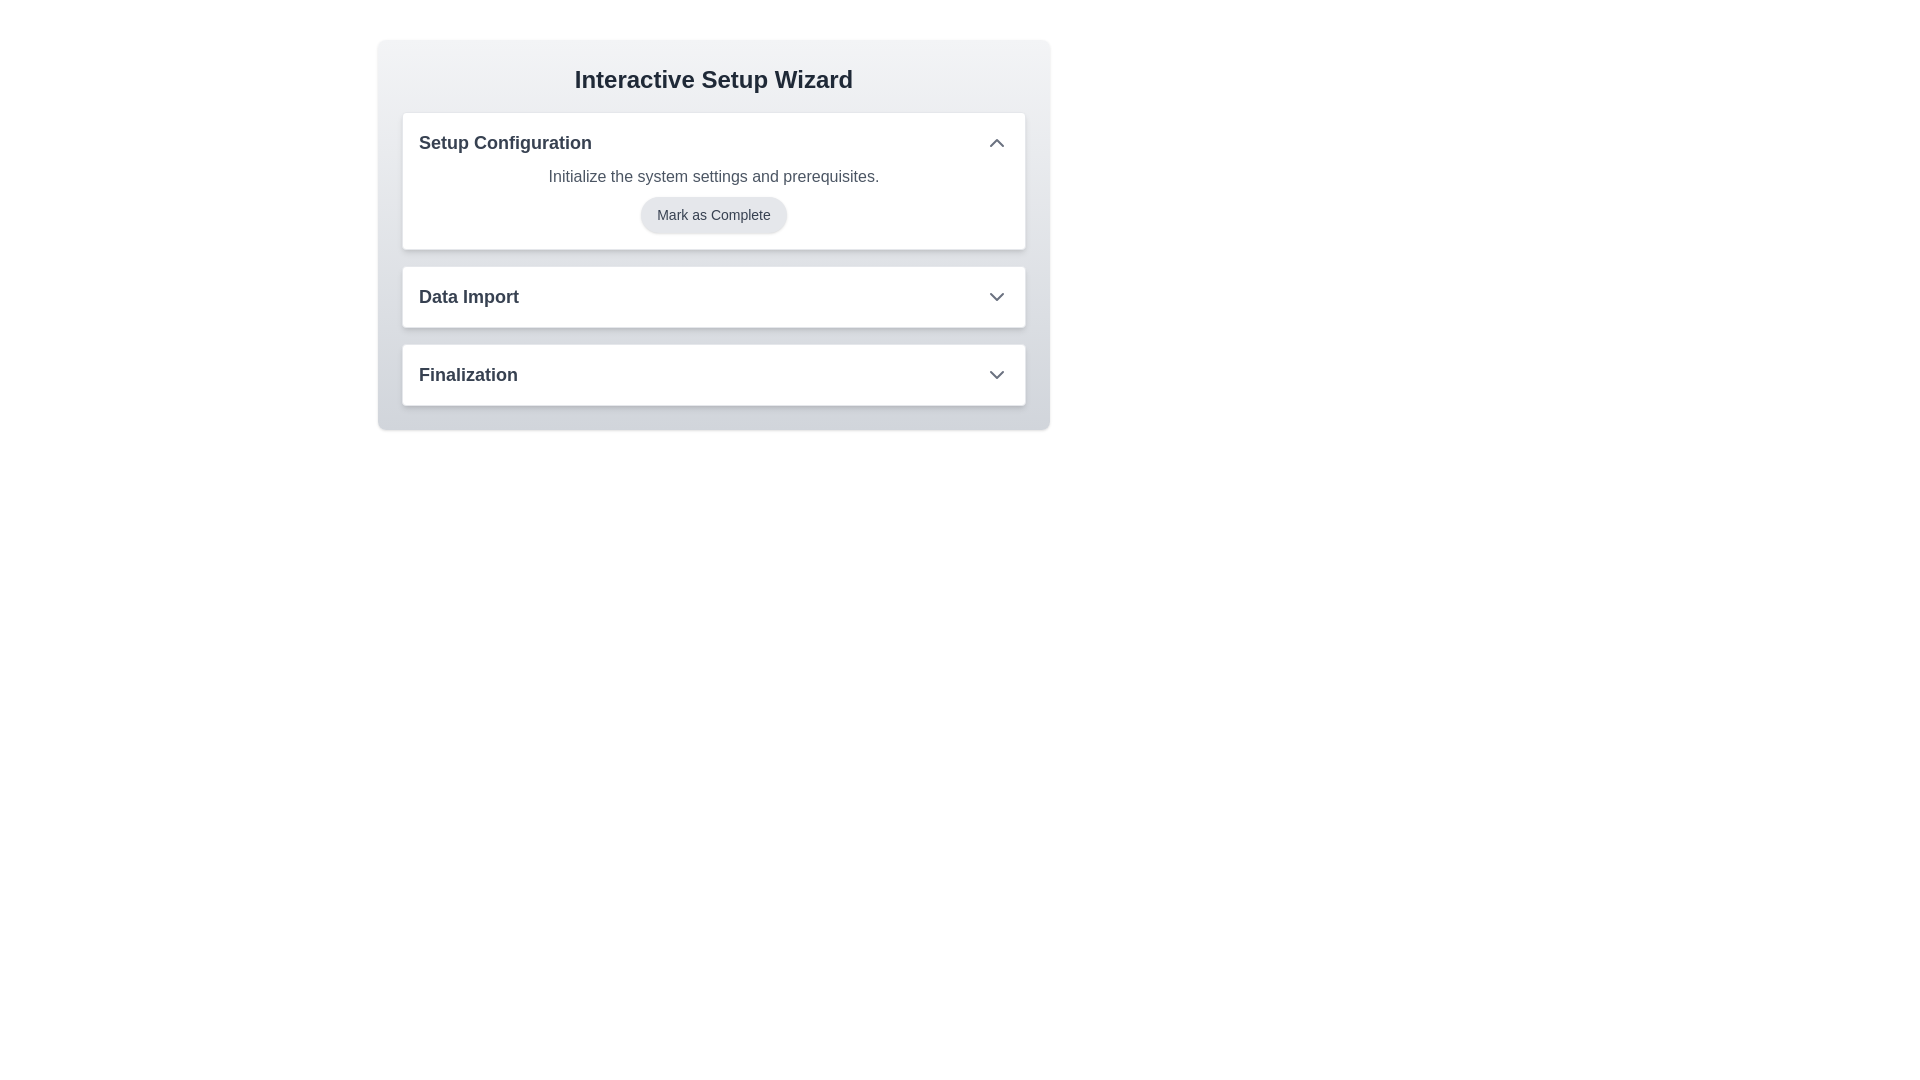 The image size is (1920, 1080). Describe the element at coordinates (714, 374) in the screenshot. I see `the 'Finalization' dropdown trigger located in the bottom section` at that location.